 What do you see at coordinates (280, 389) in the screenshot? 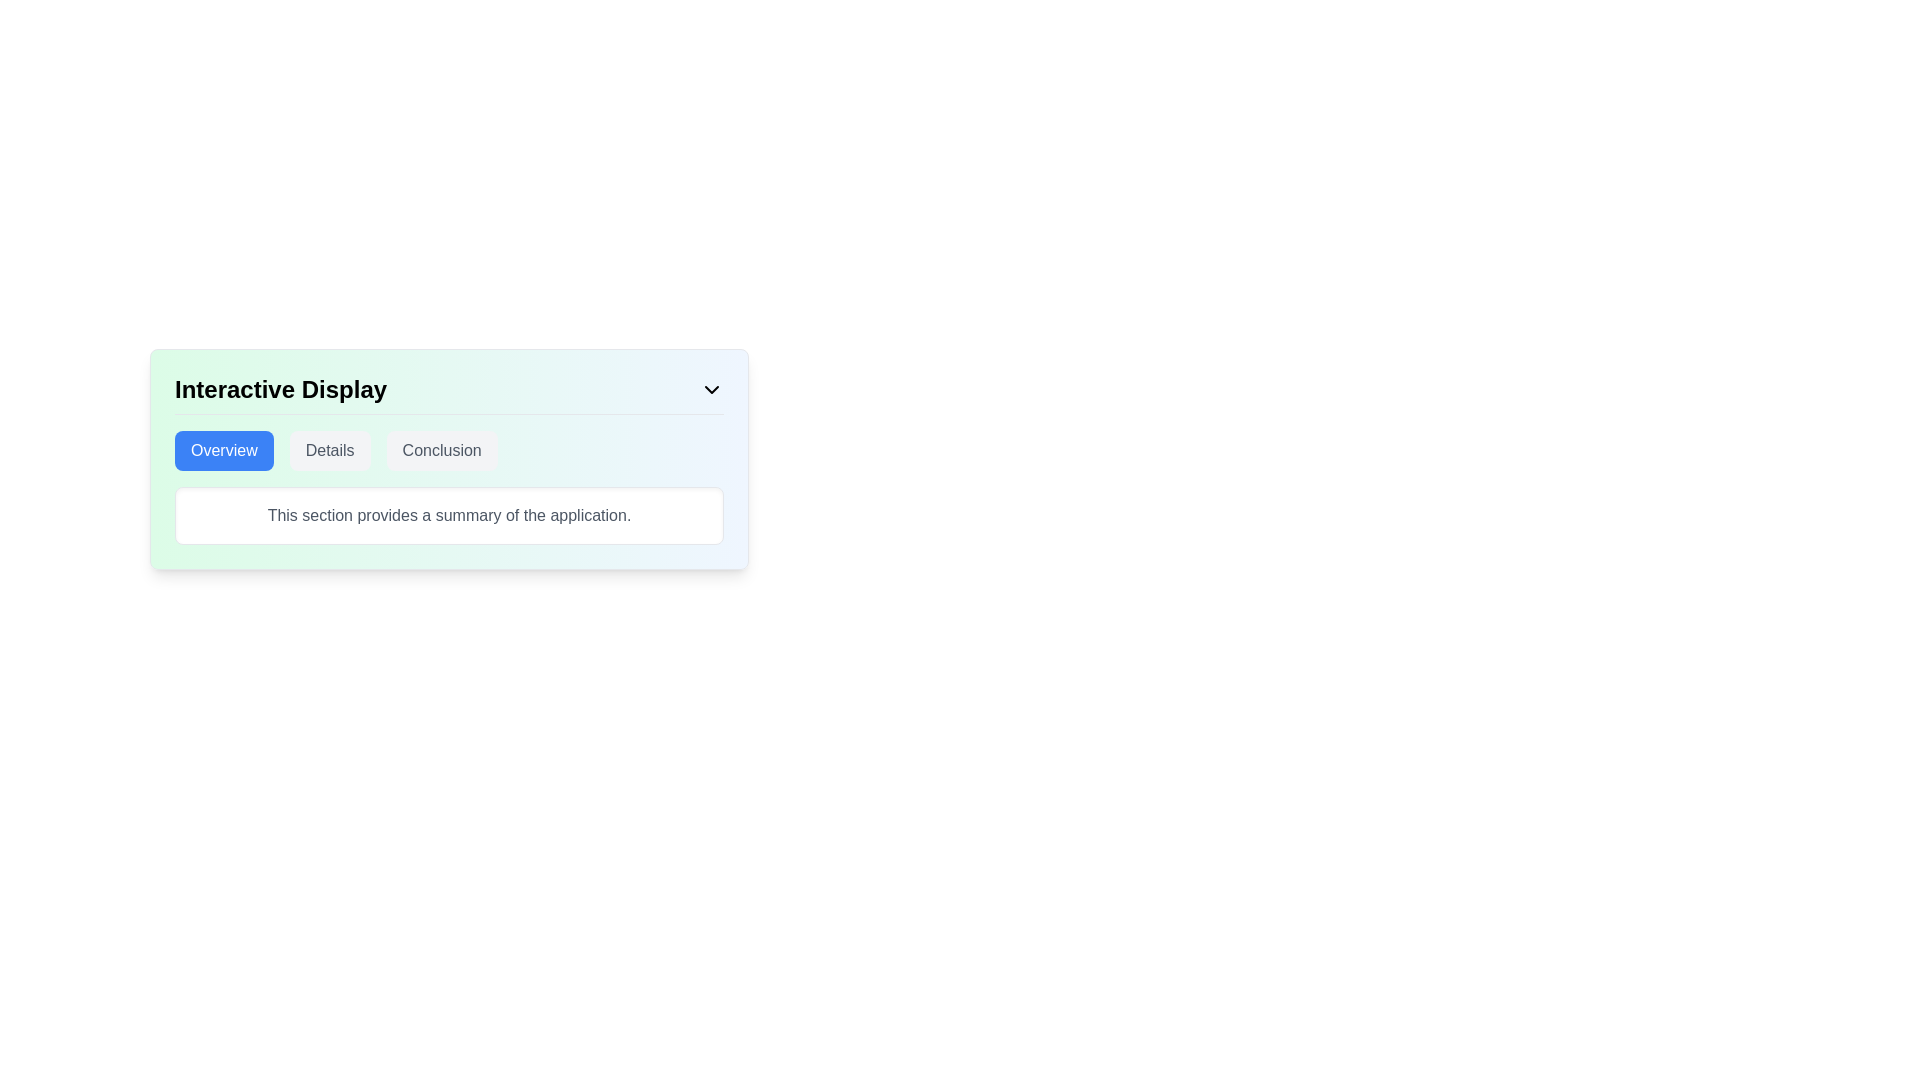
I see `the 'Interactive Display' text label element, which is prominently displayed in large, bold font at the upper corner of a card component, indicating a header and located on a light background` at bounding box center [280, 389].